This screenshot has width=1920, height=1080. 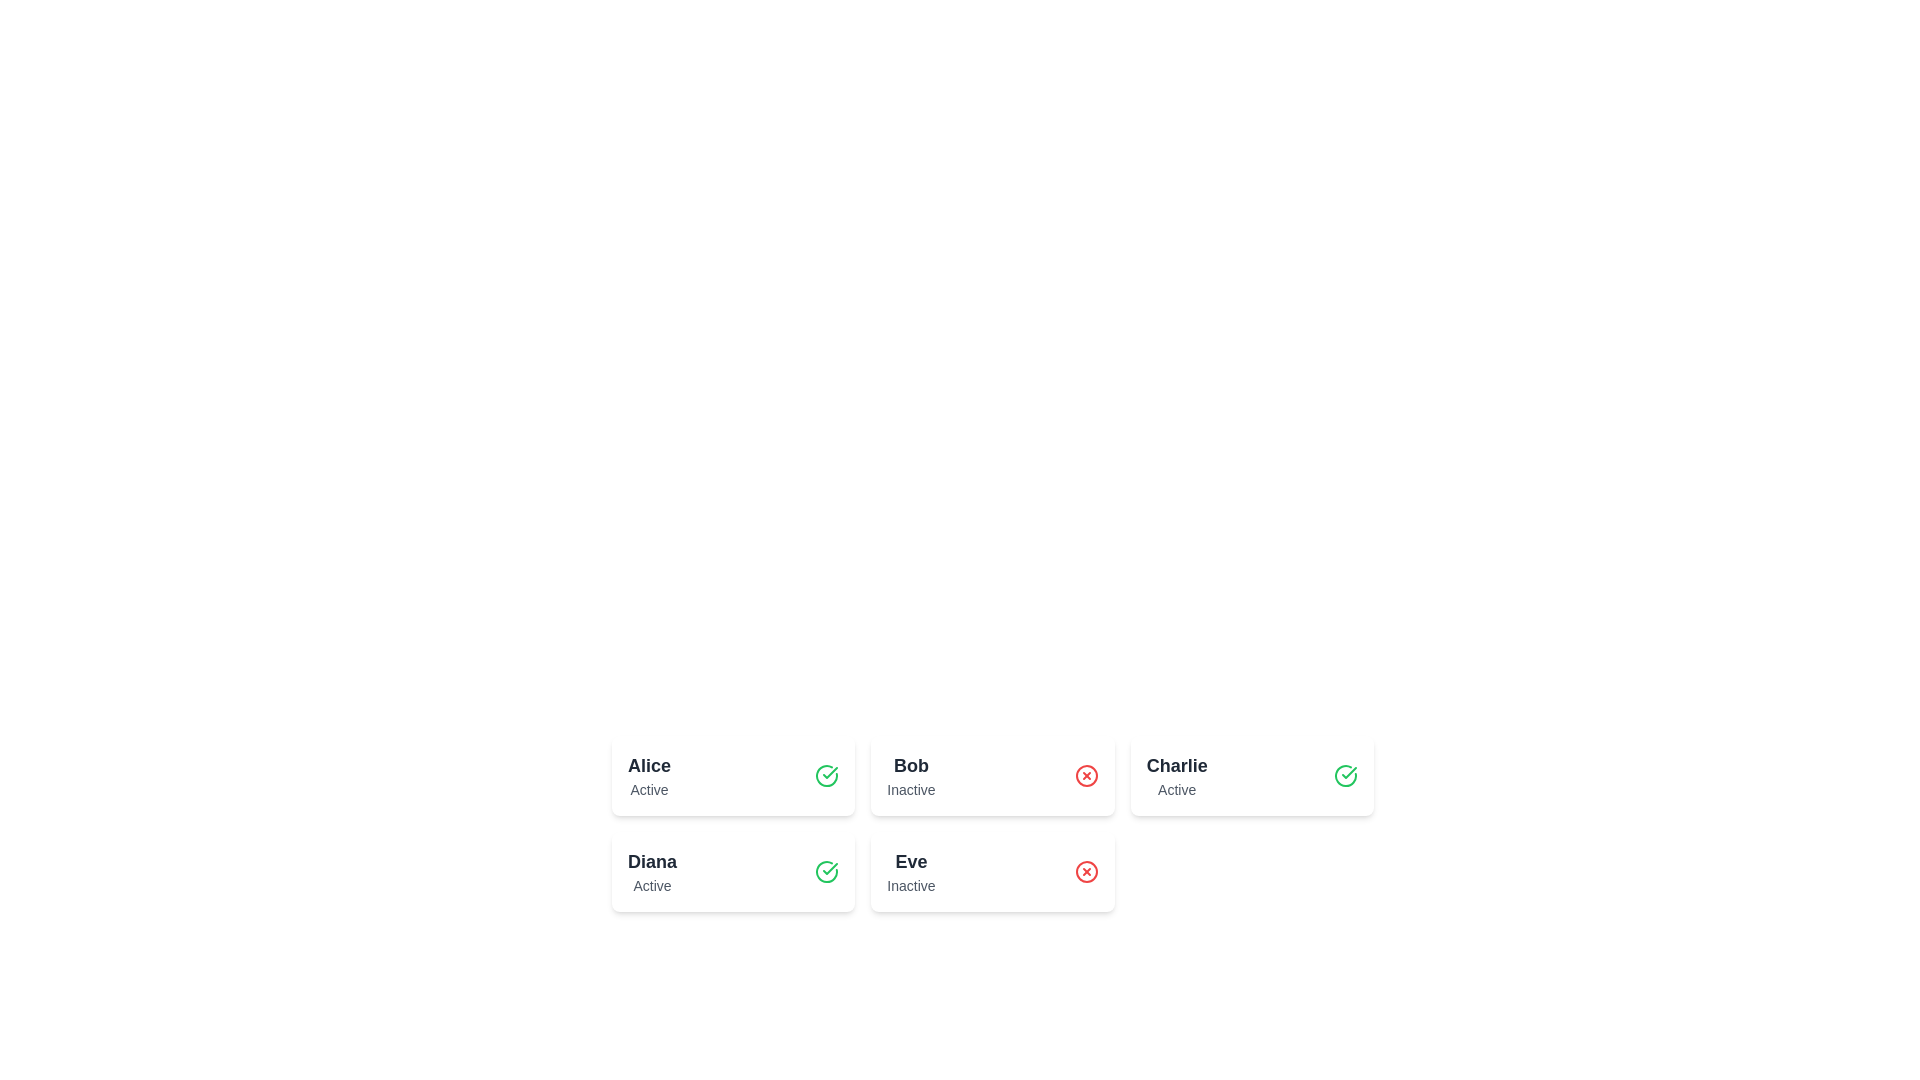 What do you see at coordinates (910, 860) in the screenshot?
I see `the text label reading 'Eve' which is styled with a bold font and dark gray color, located within a card component above 'Inactive'` at bounding box center [910, 860].